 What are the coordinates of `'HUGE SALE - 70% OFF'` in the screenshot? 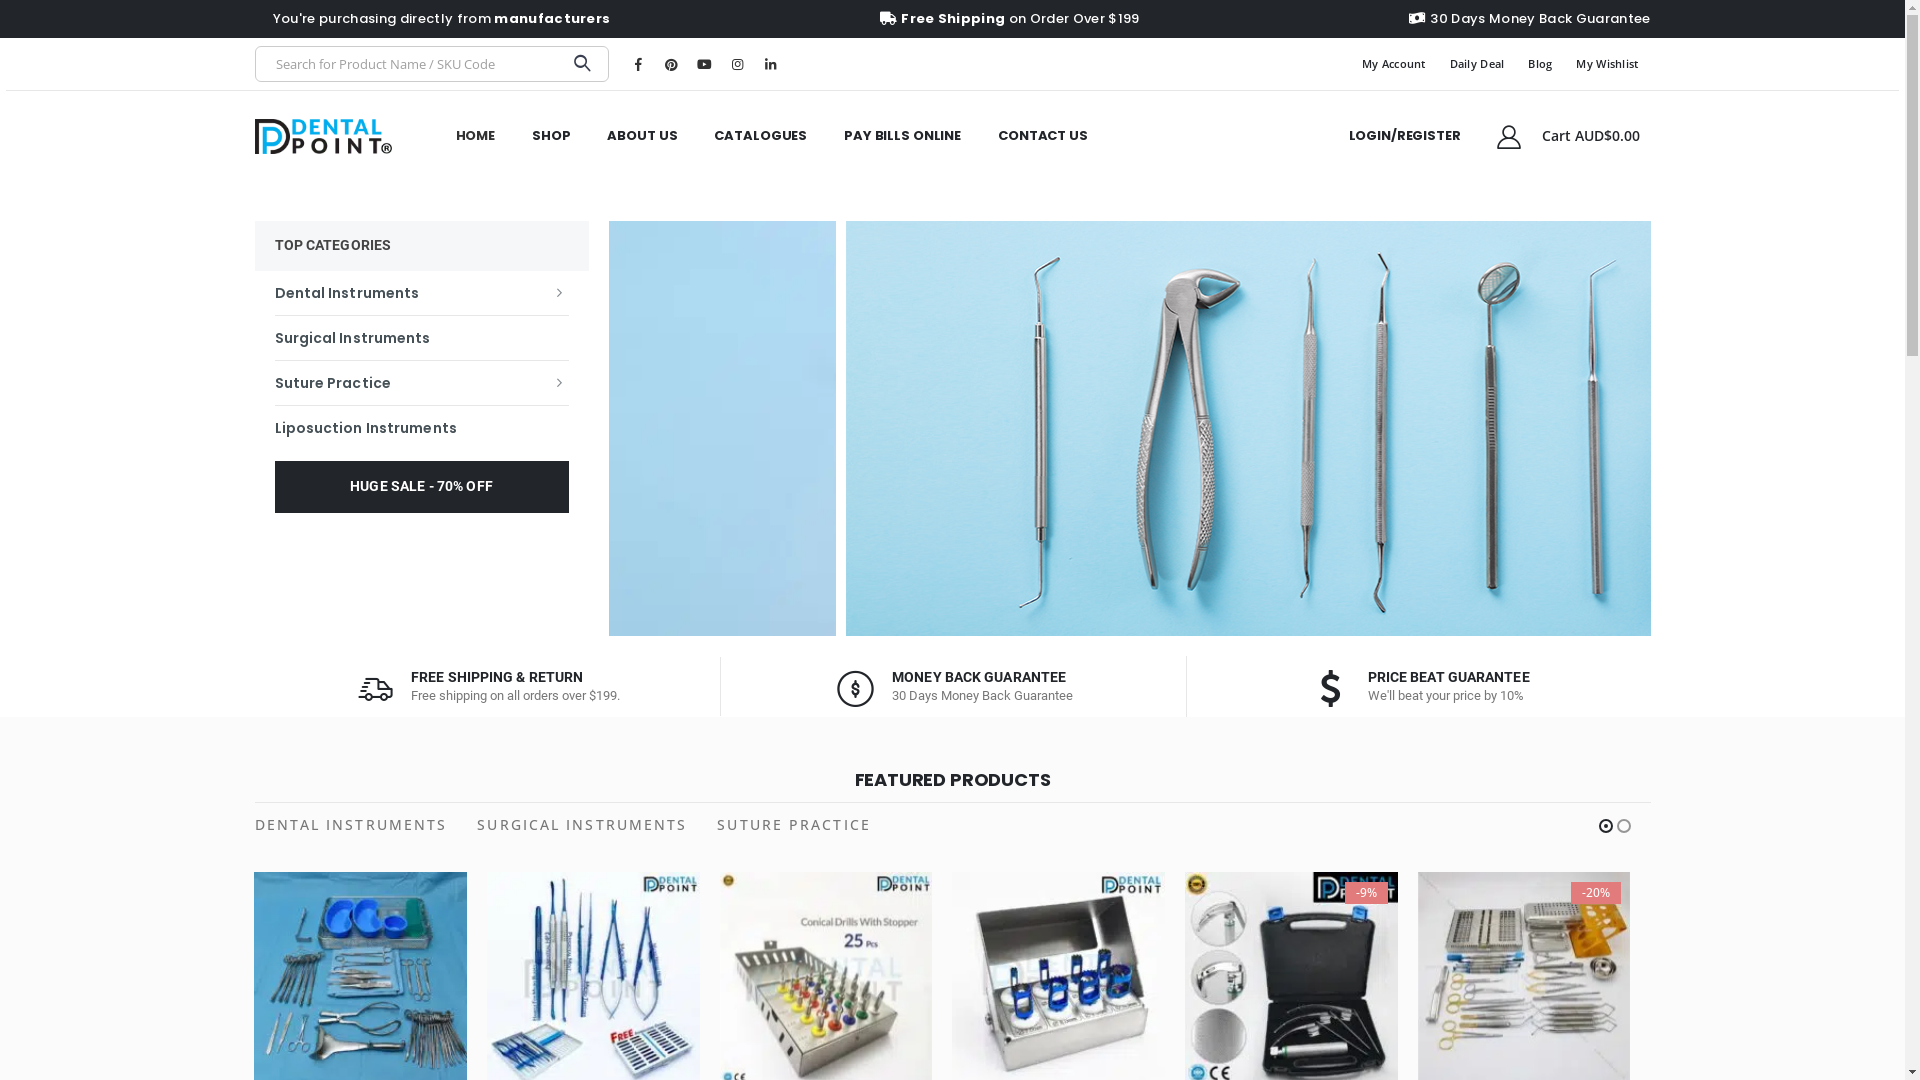 It's located at (420, 486).